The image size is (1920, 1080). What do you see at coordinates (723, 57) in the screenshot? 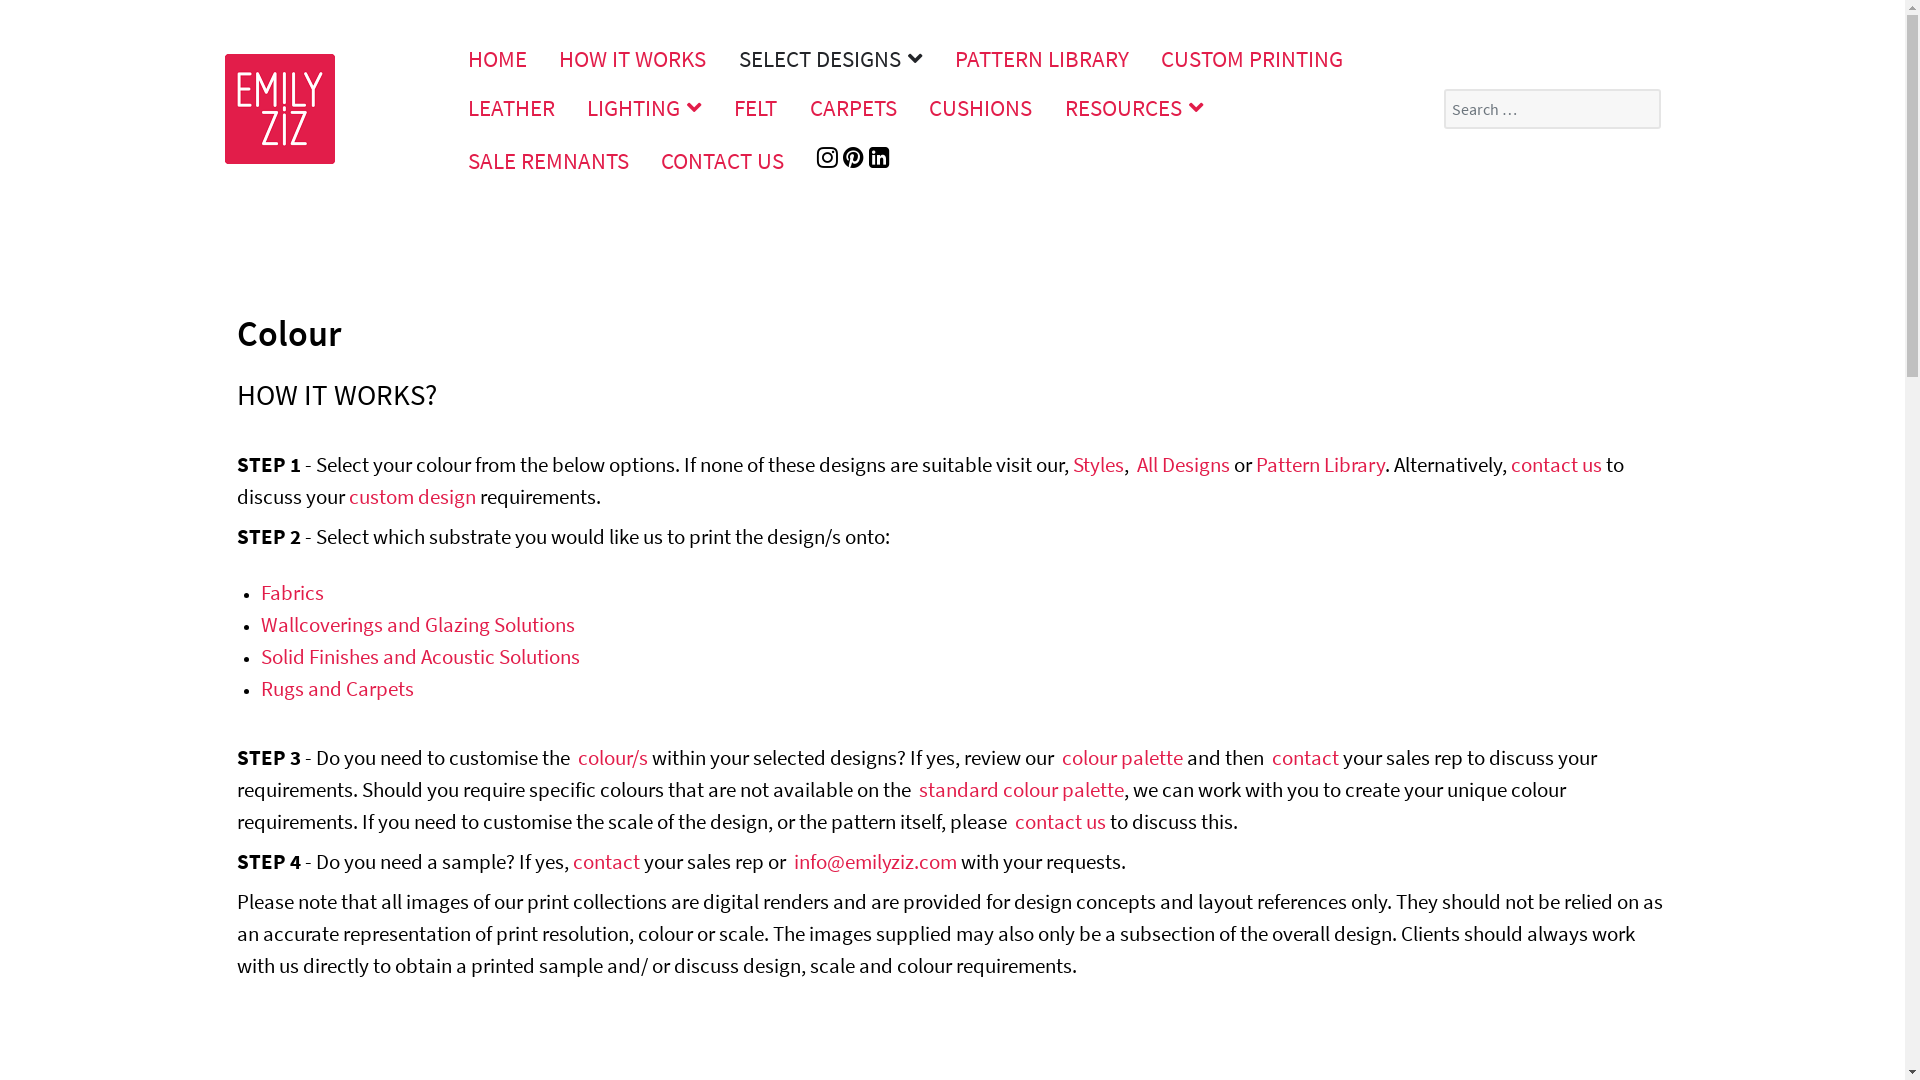
I see `'SELECT DESIGNS'` at bounding box center [723, 57].